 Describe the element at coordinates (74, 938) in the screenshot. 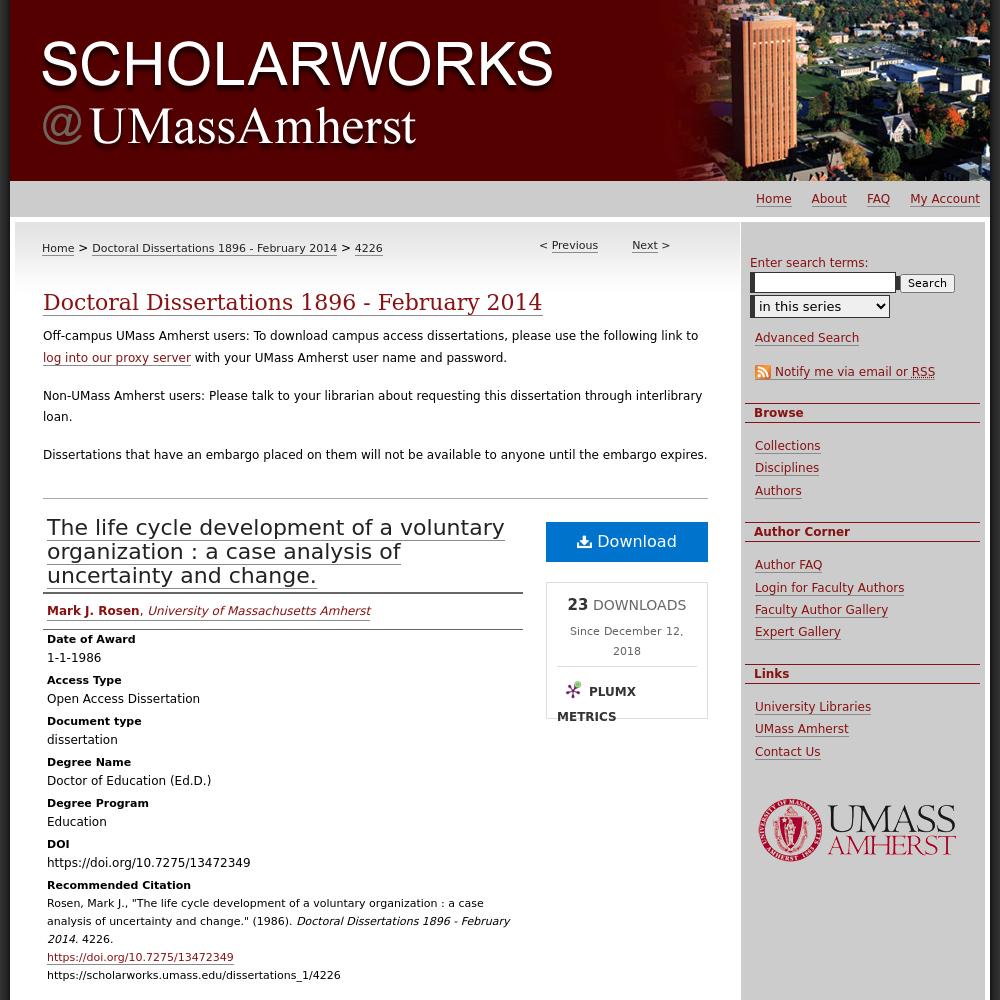

I see `'.  4226.'` at that location.